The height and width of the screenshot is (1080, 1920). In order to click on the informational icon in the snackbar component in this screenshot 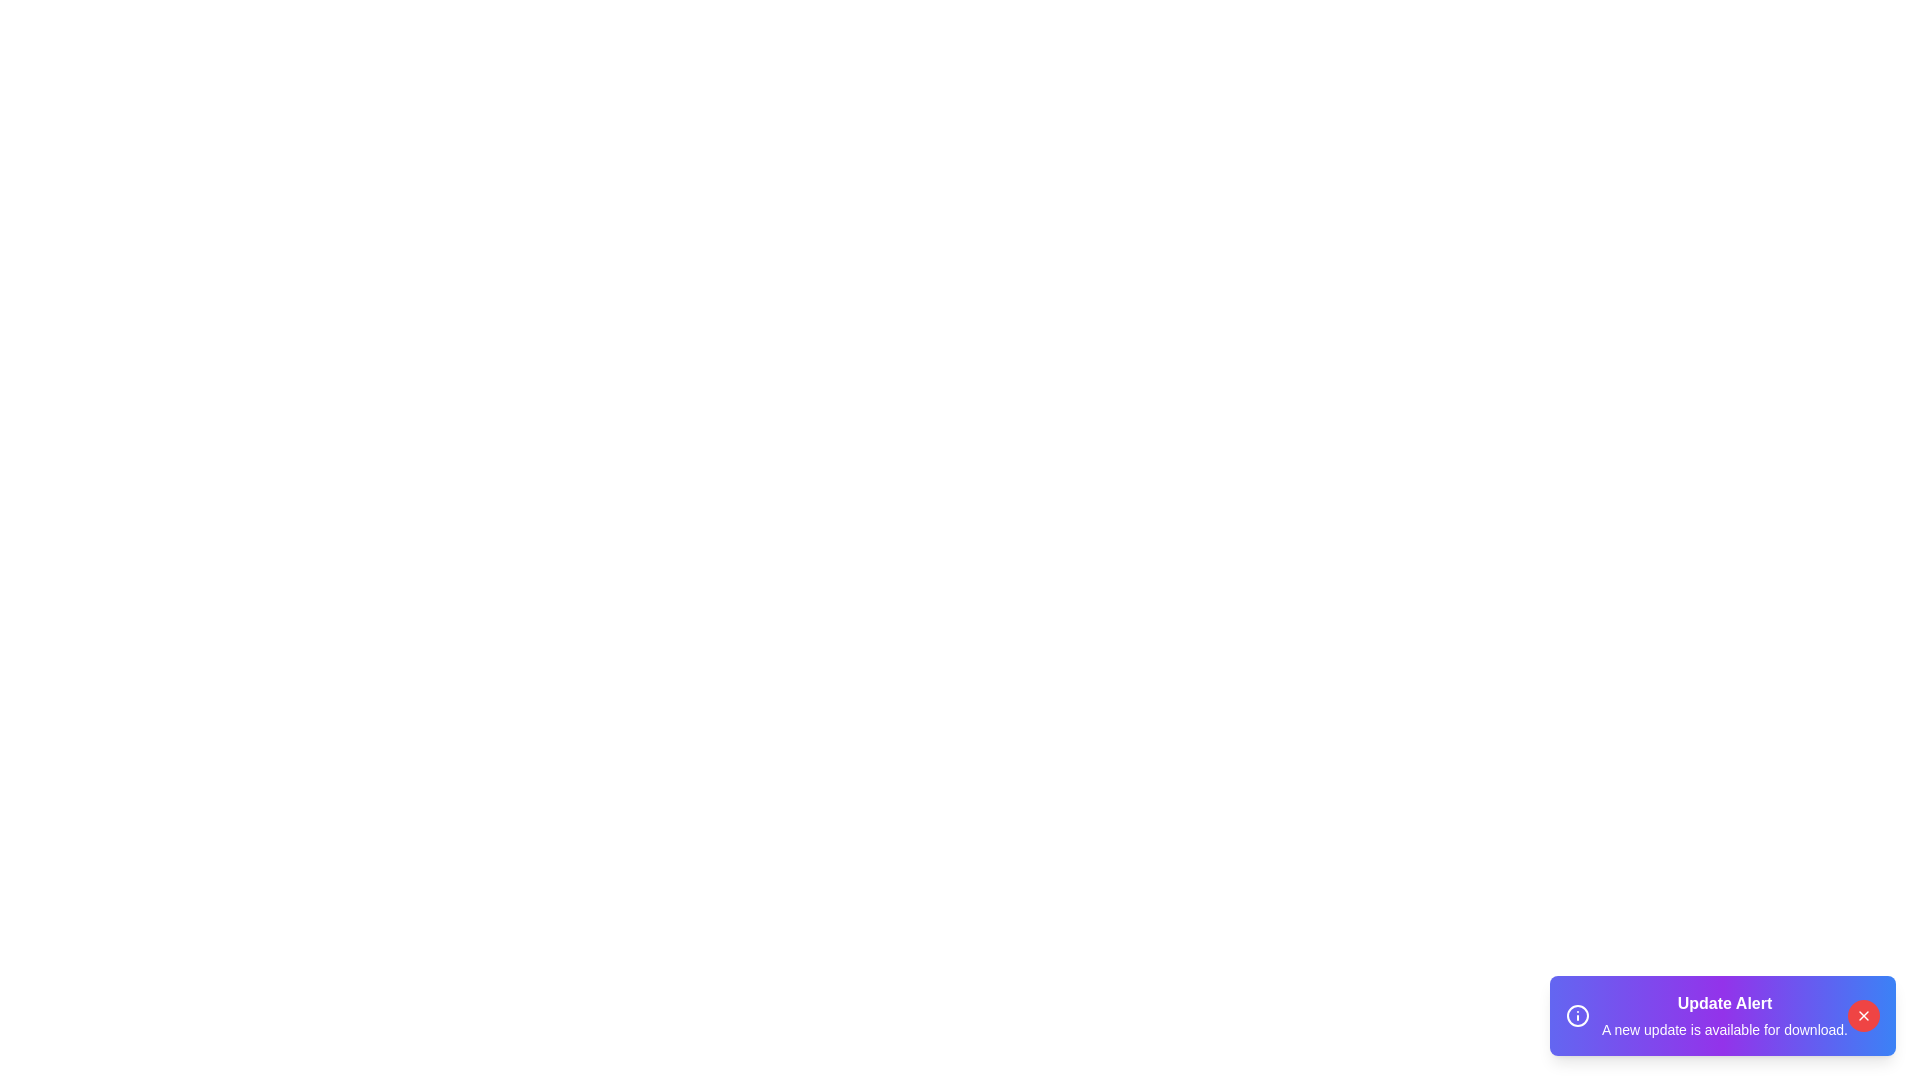, I will do `click(1577, 1015)`.